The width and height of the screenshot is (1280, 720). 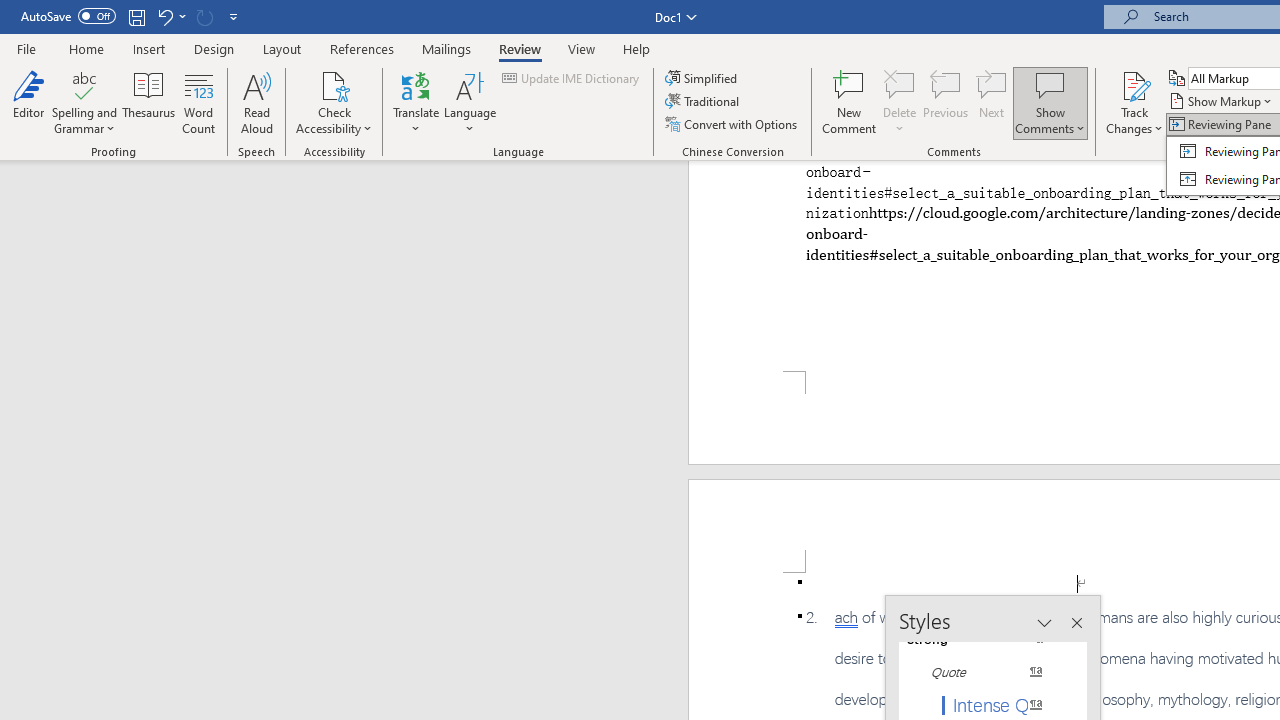 What do you see at coordinates (992, 103) in the screenshot?
I see `'Next'` at bounding box center [992, 103].